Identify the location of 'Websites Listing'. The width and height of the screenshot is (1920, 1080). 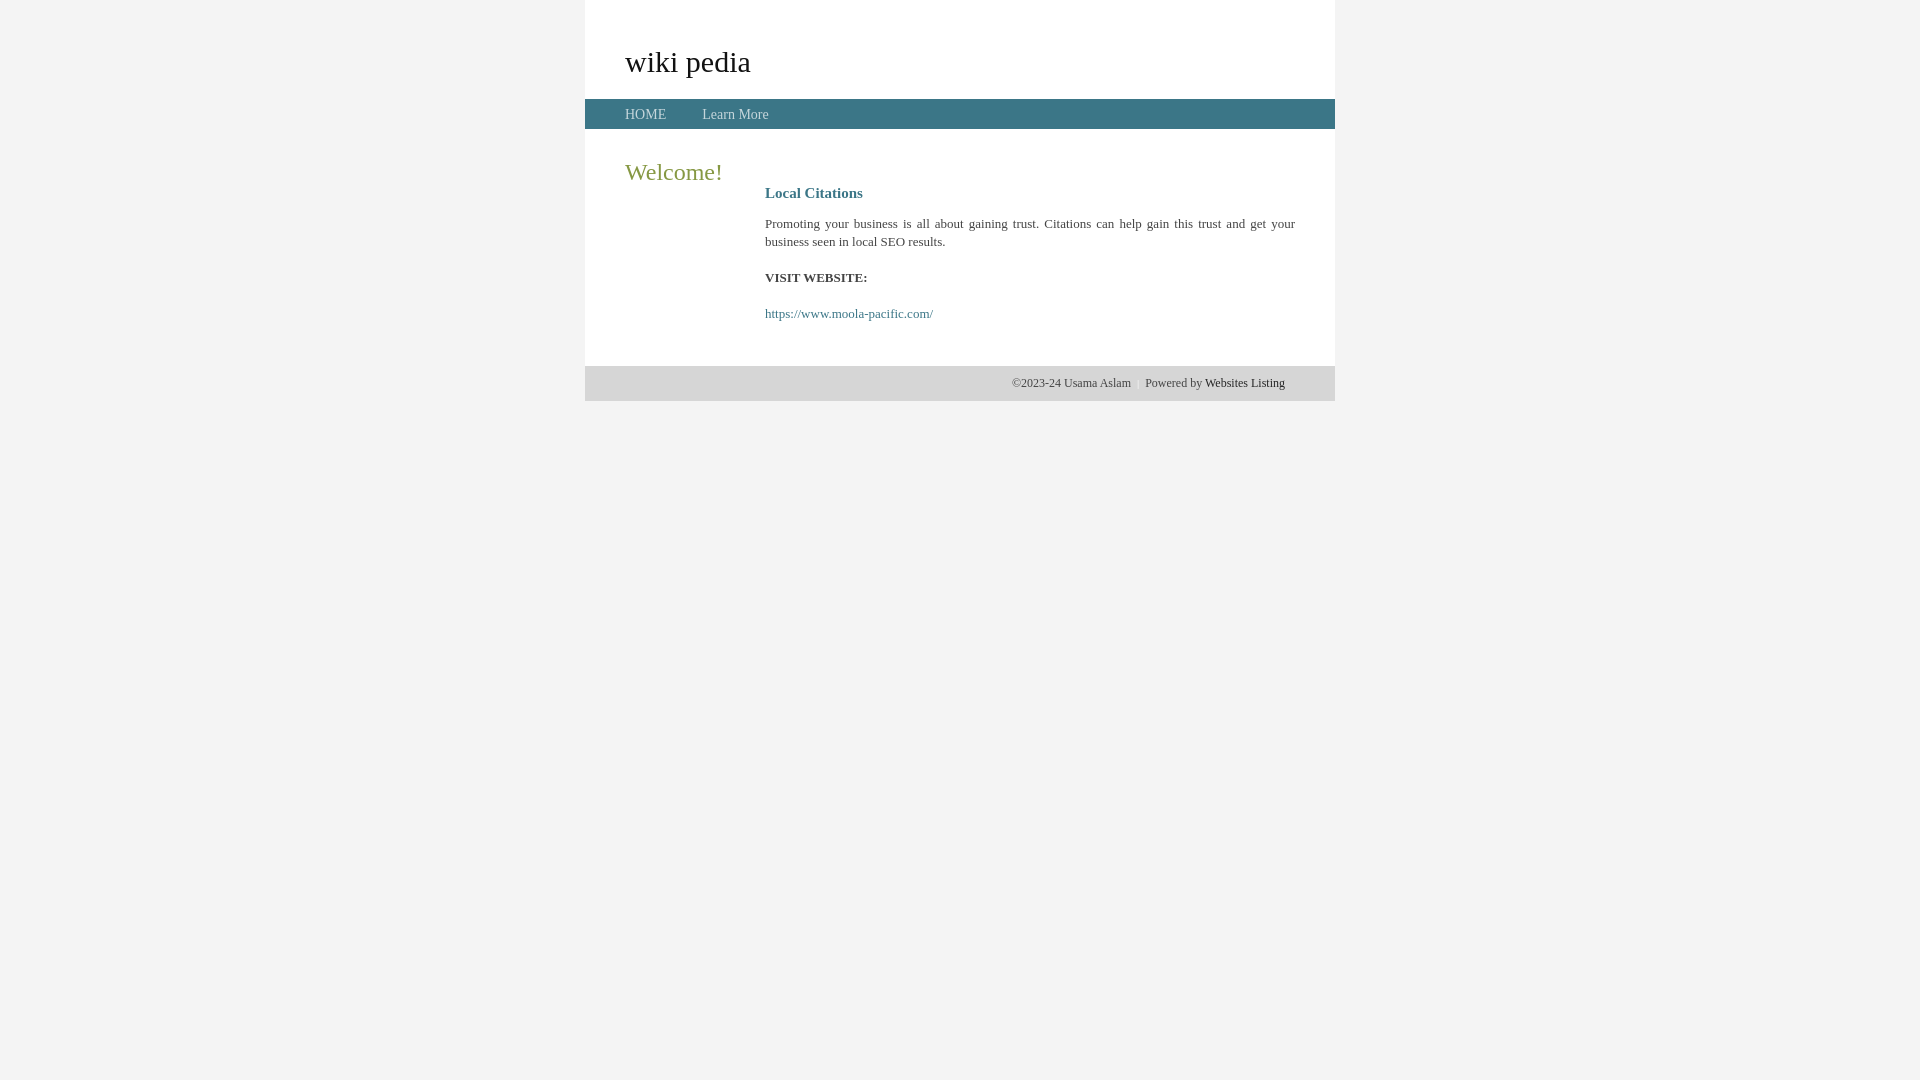
(1243, 382).